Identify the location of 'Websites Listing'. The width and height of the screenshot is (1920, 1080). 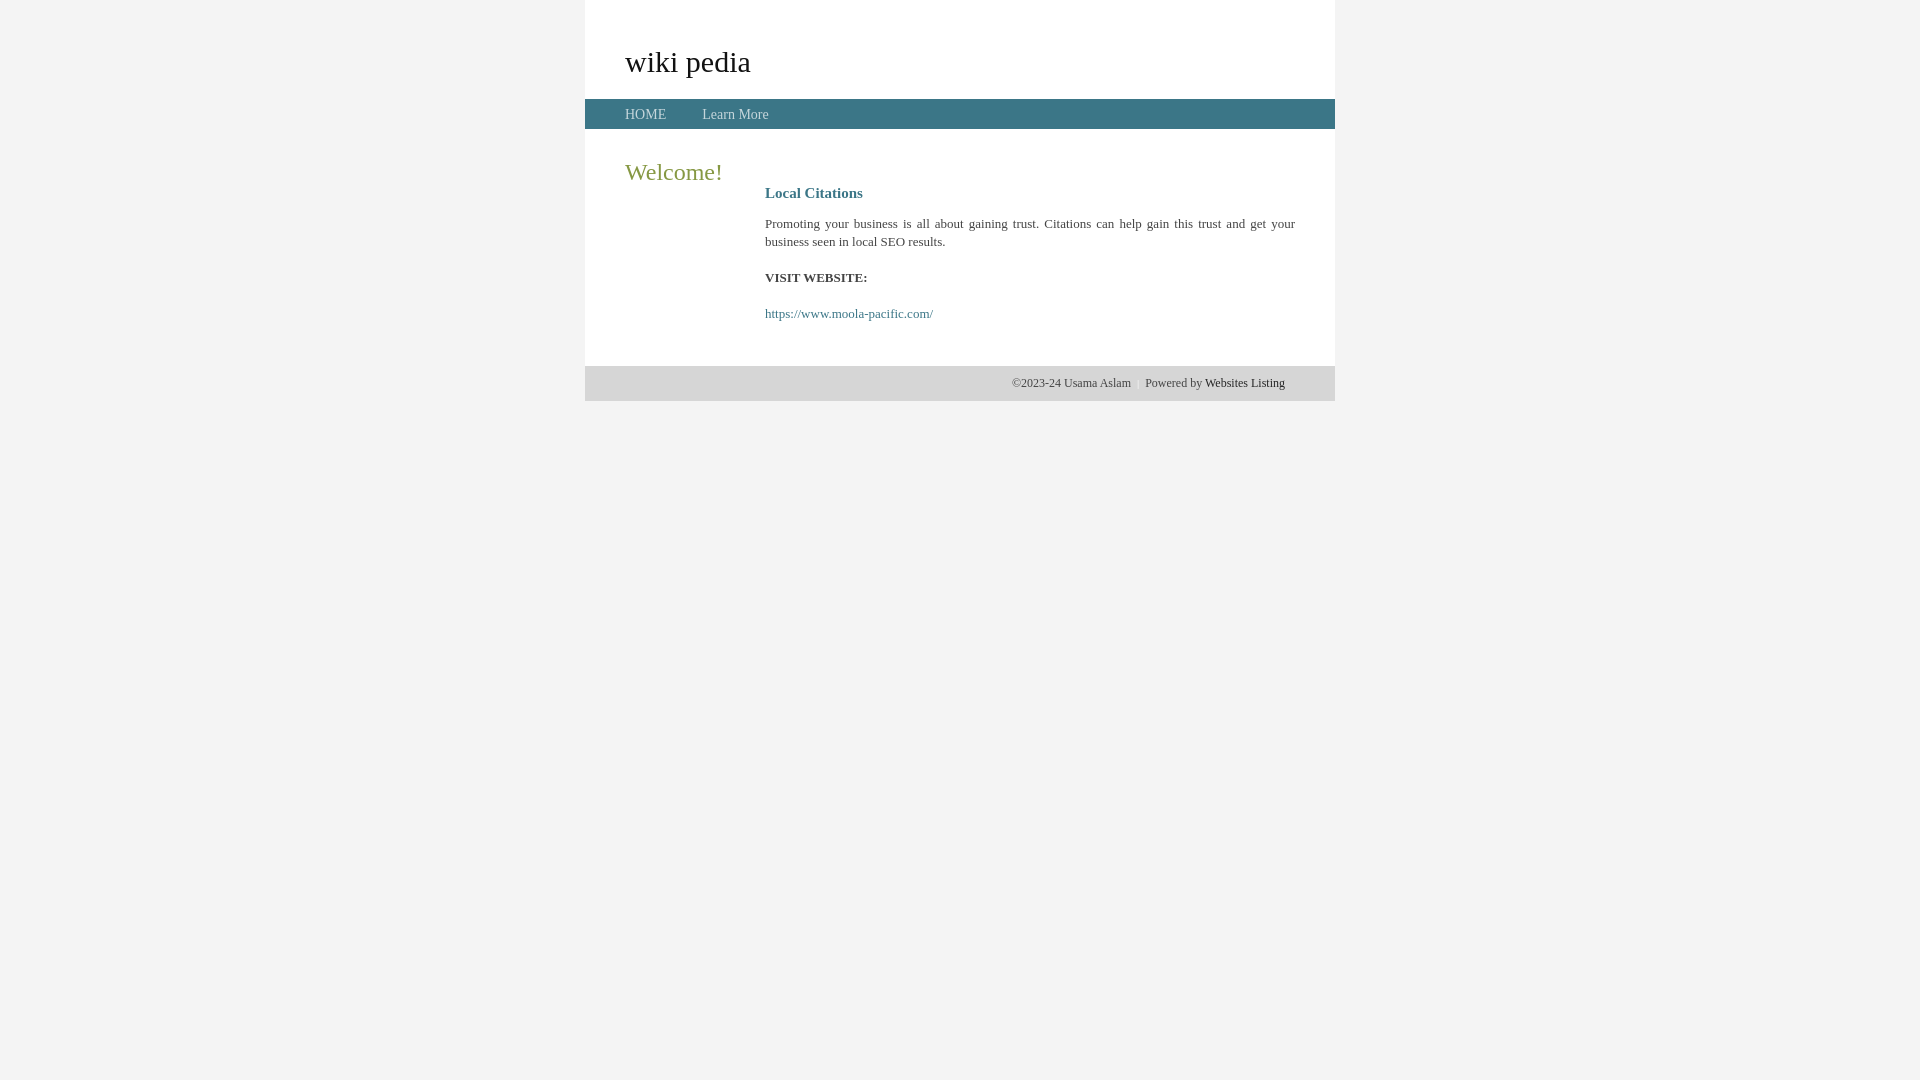
(1243, 382).